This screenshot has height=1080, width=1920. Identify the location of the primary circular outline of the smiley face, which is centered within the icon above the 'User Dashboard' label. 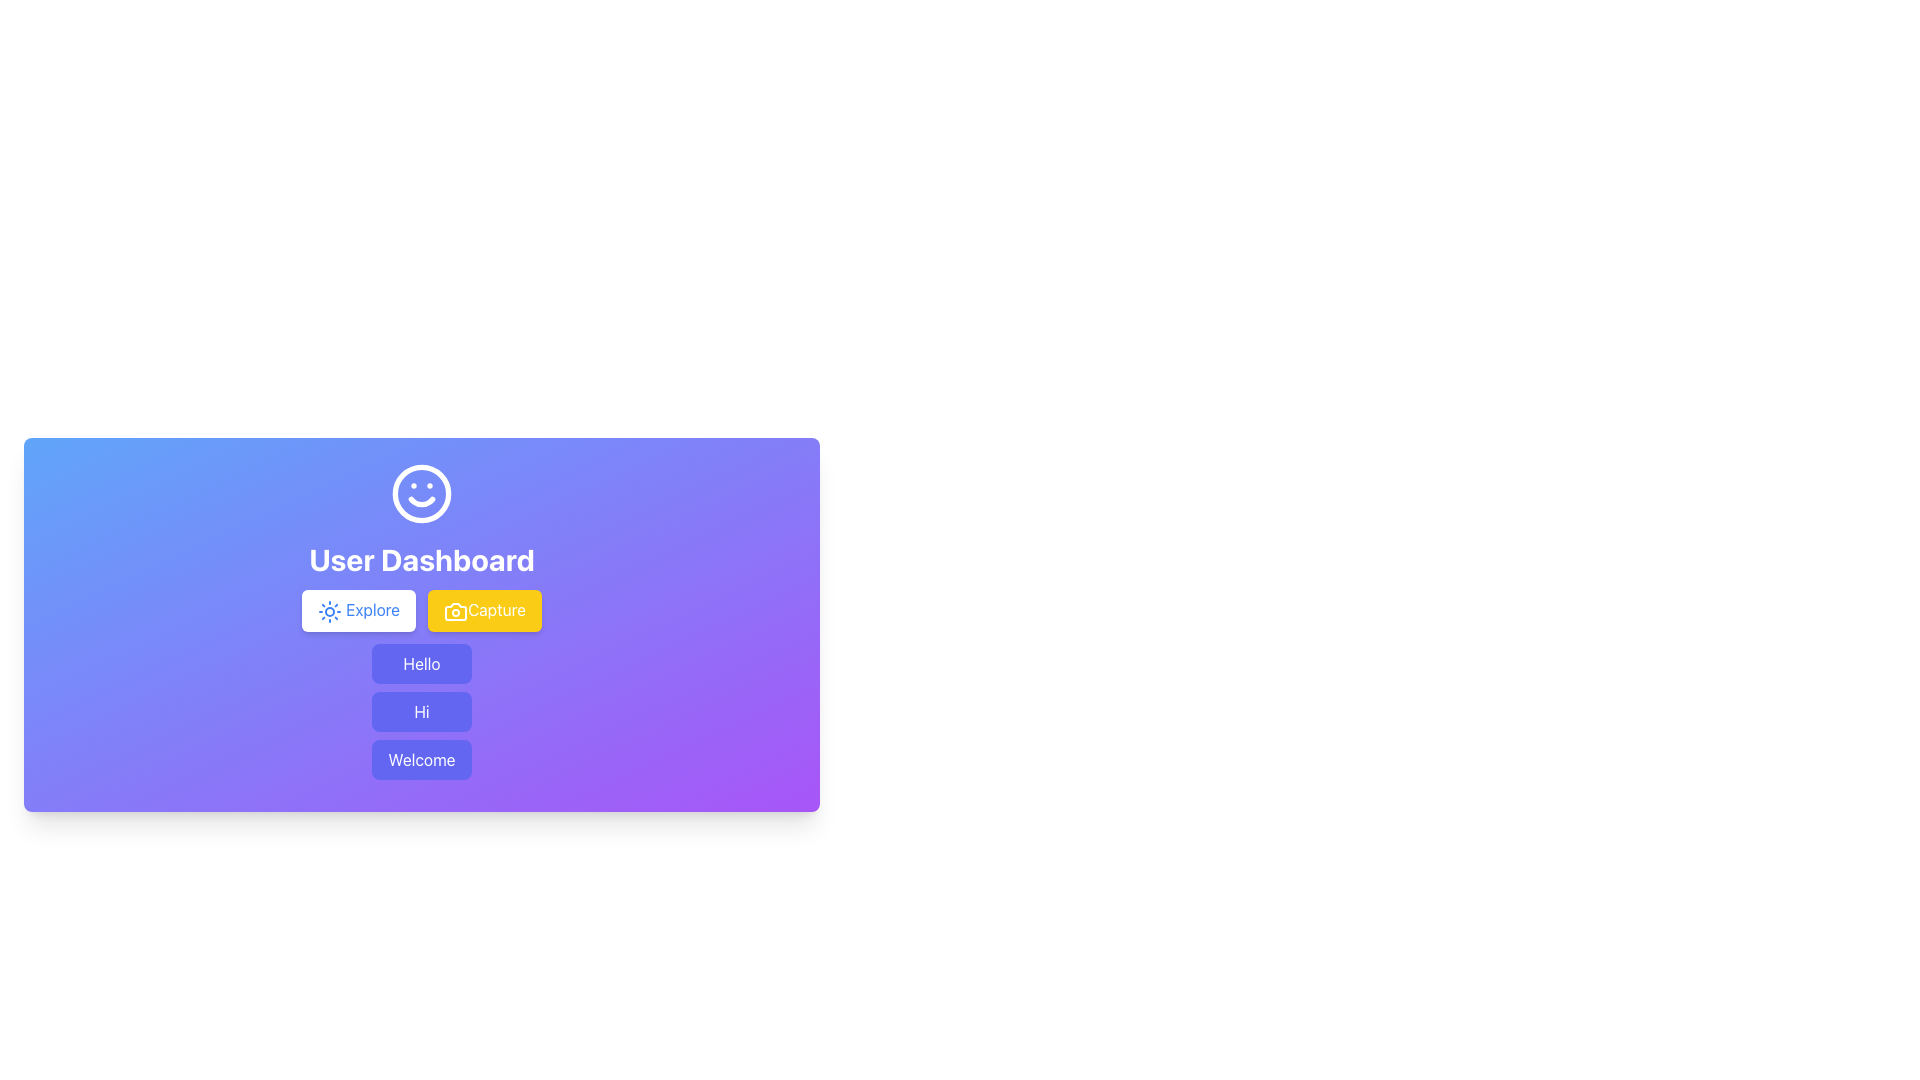
(421, 493).